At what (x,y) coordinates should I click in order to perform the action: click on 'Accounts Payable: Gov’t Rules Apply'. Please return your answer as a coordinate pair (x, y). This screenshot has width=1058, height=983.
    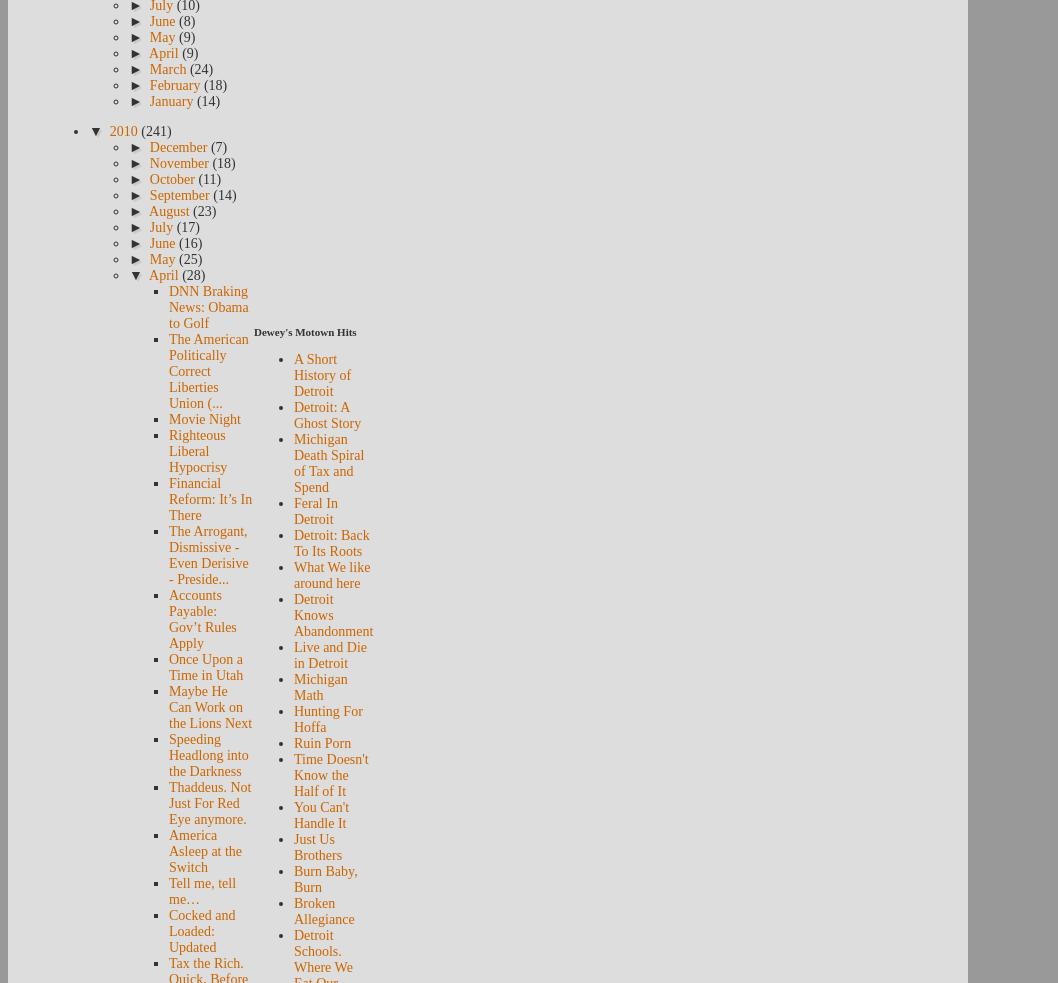
    Looking at the image, I should click on (202, 619).